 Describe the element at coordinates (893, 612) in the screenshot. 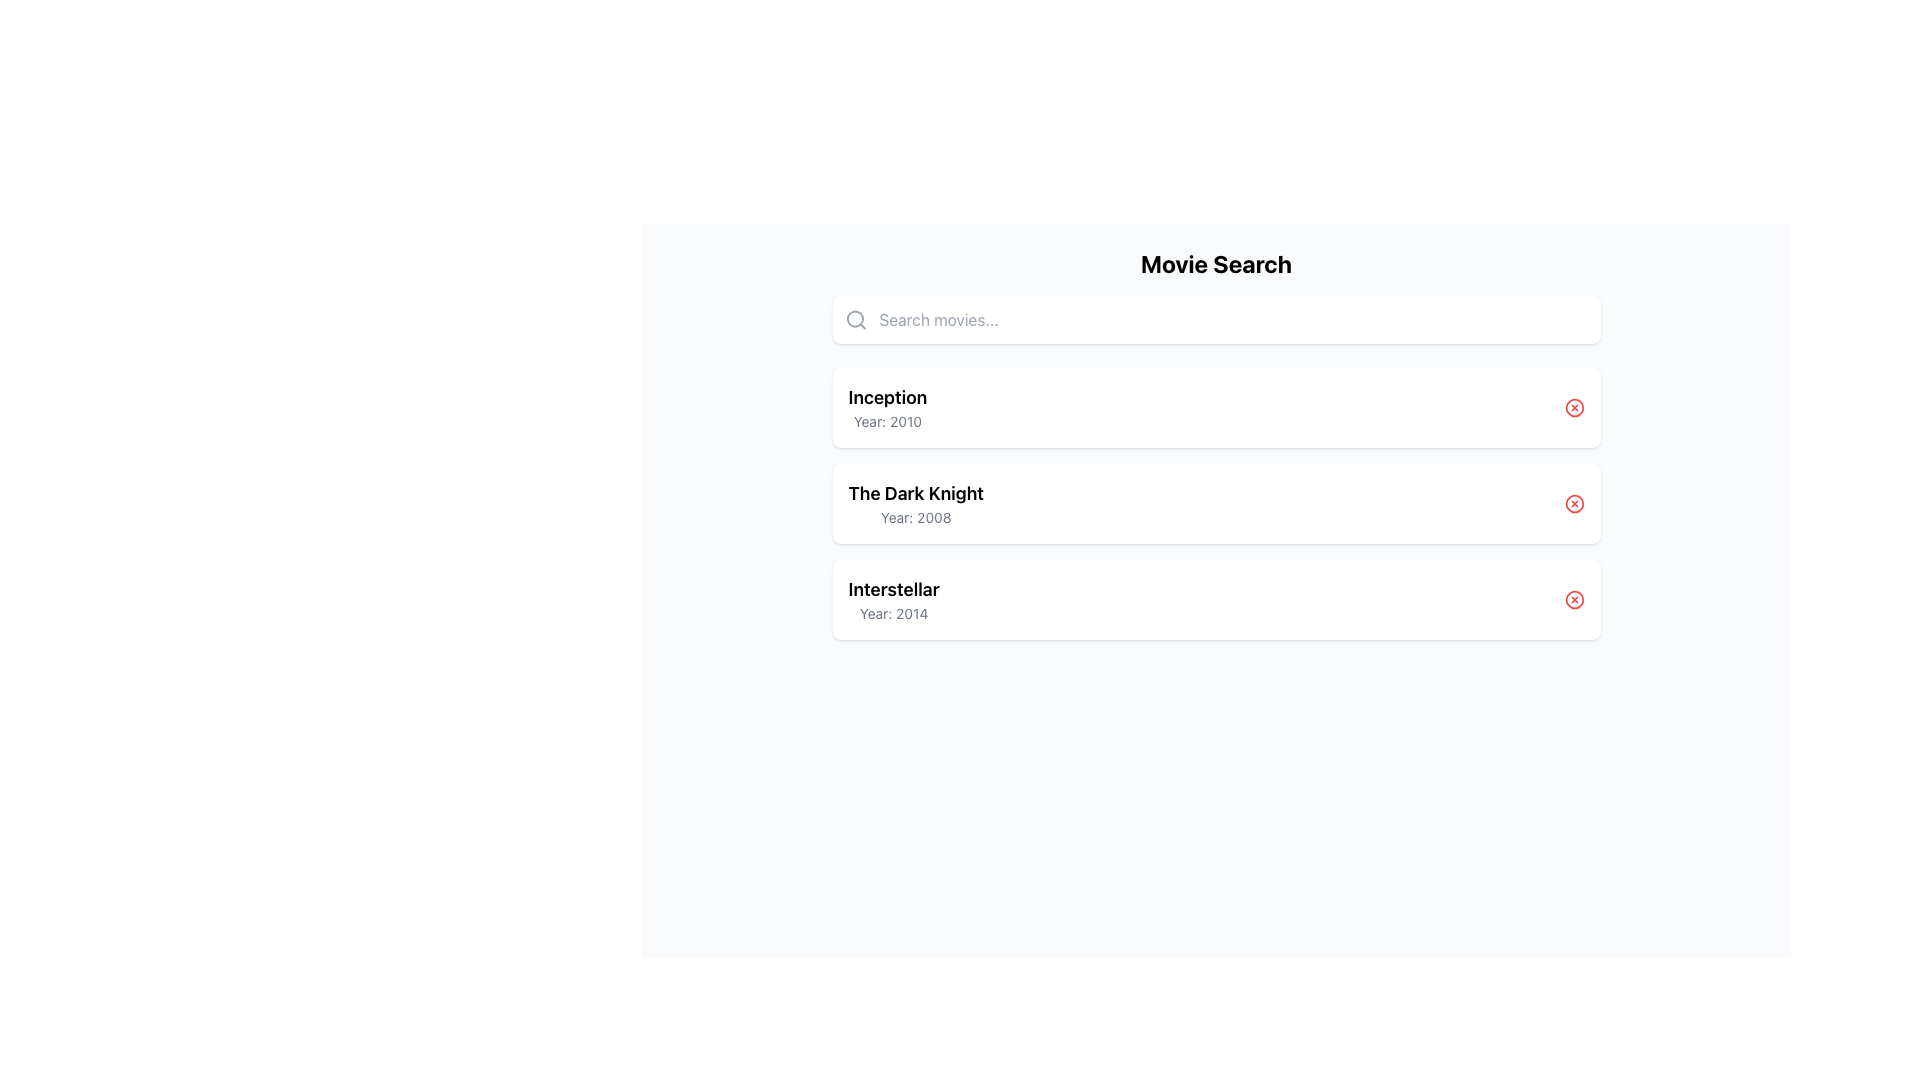

I see `the text label displaying 'Year: 2014' located beneath the main title of the movie 'Interstellar' in the vertical list of movie entries` at that location.